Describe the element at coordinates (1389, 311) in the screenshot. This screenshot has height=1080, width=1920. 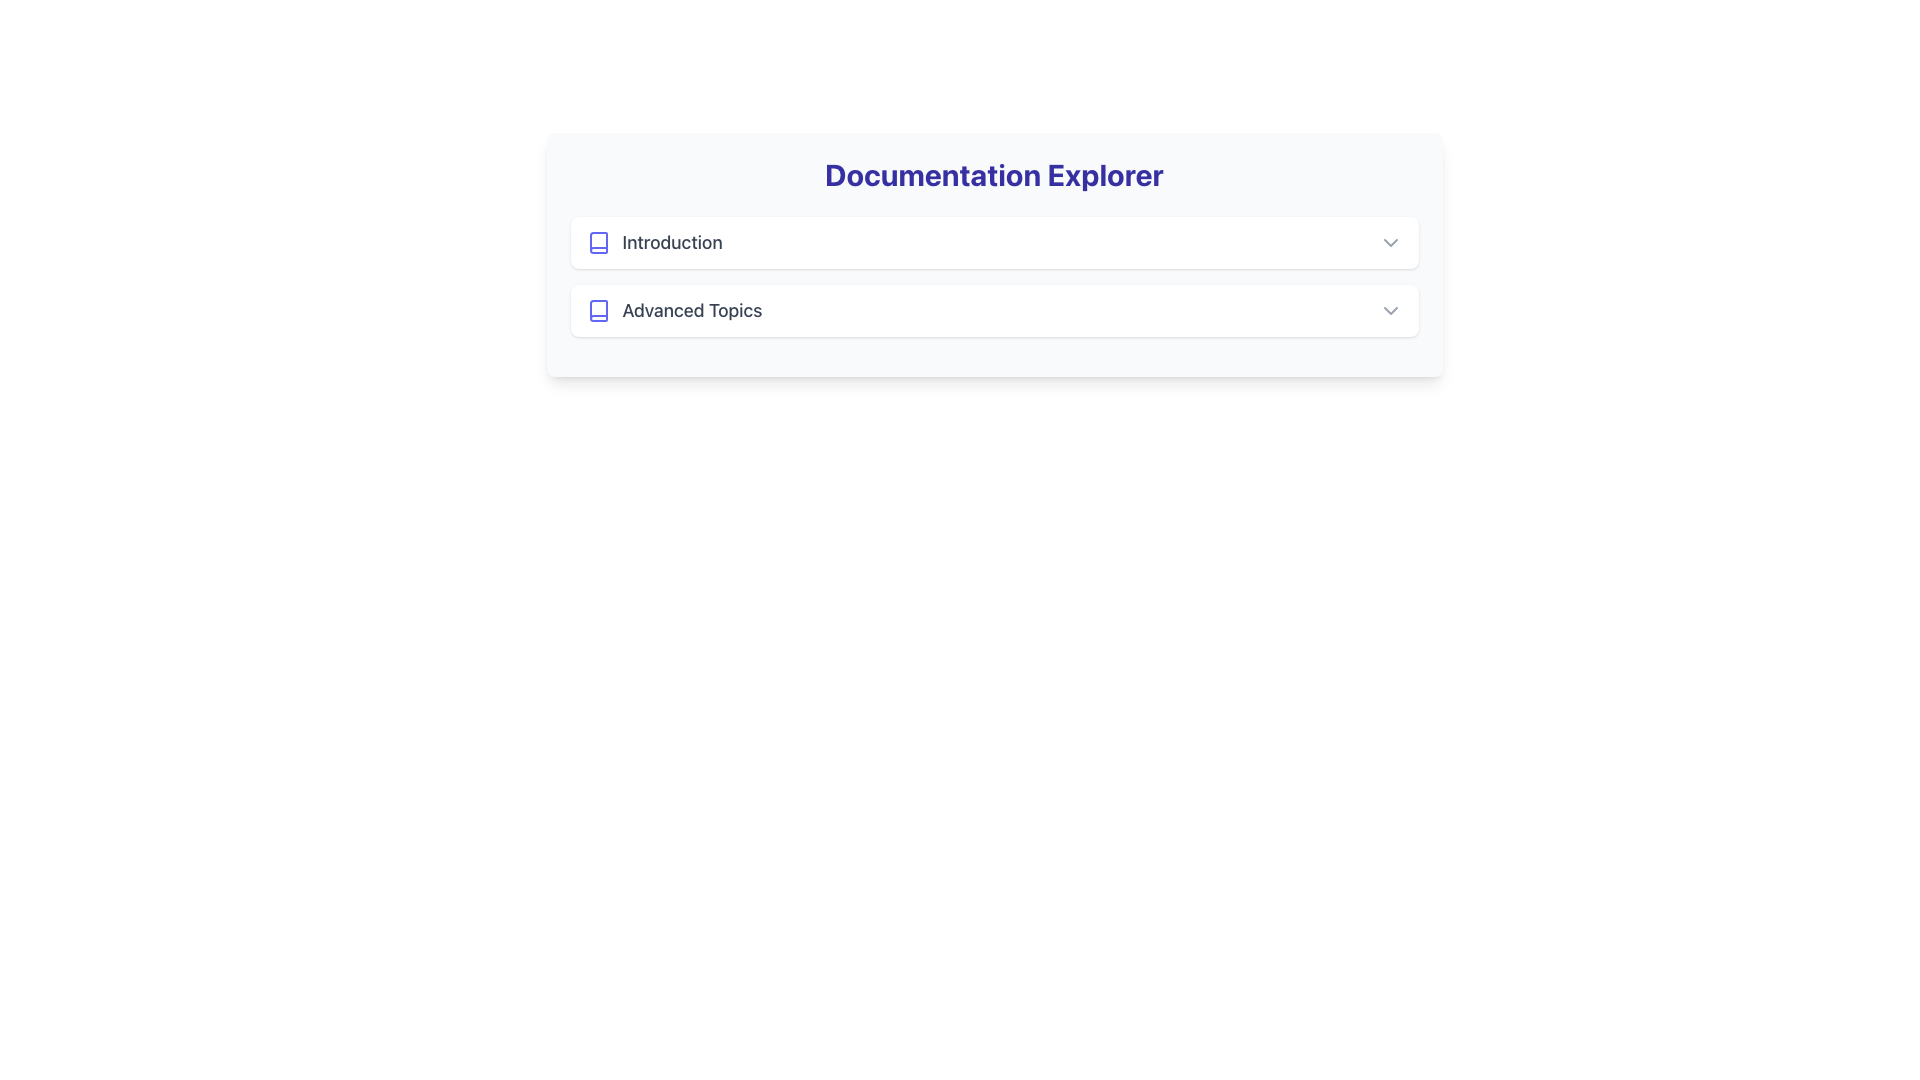
I see `the small gray chevron-down icon located at the far-right section of the 'Advanced Topics' button` at that location.